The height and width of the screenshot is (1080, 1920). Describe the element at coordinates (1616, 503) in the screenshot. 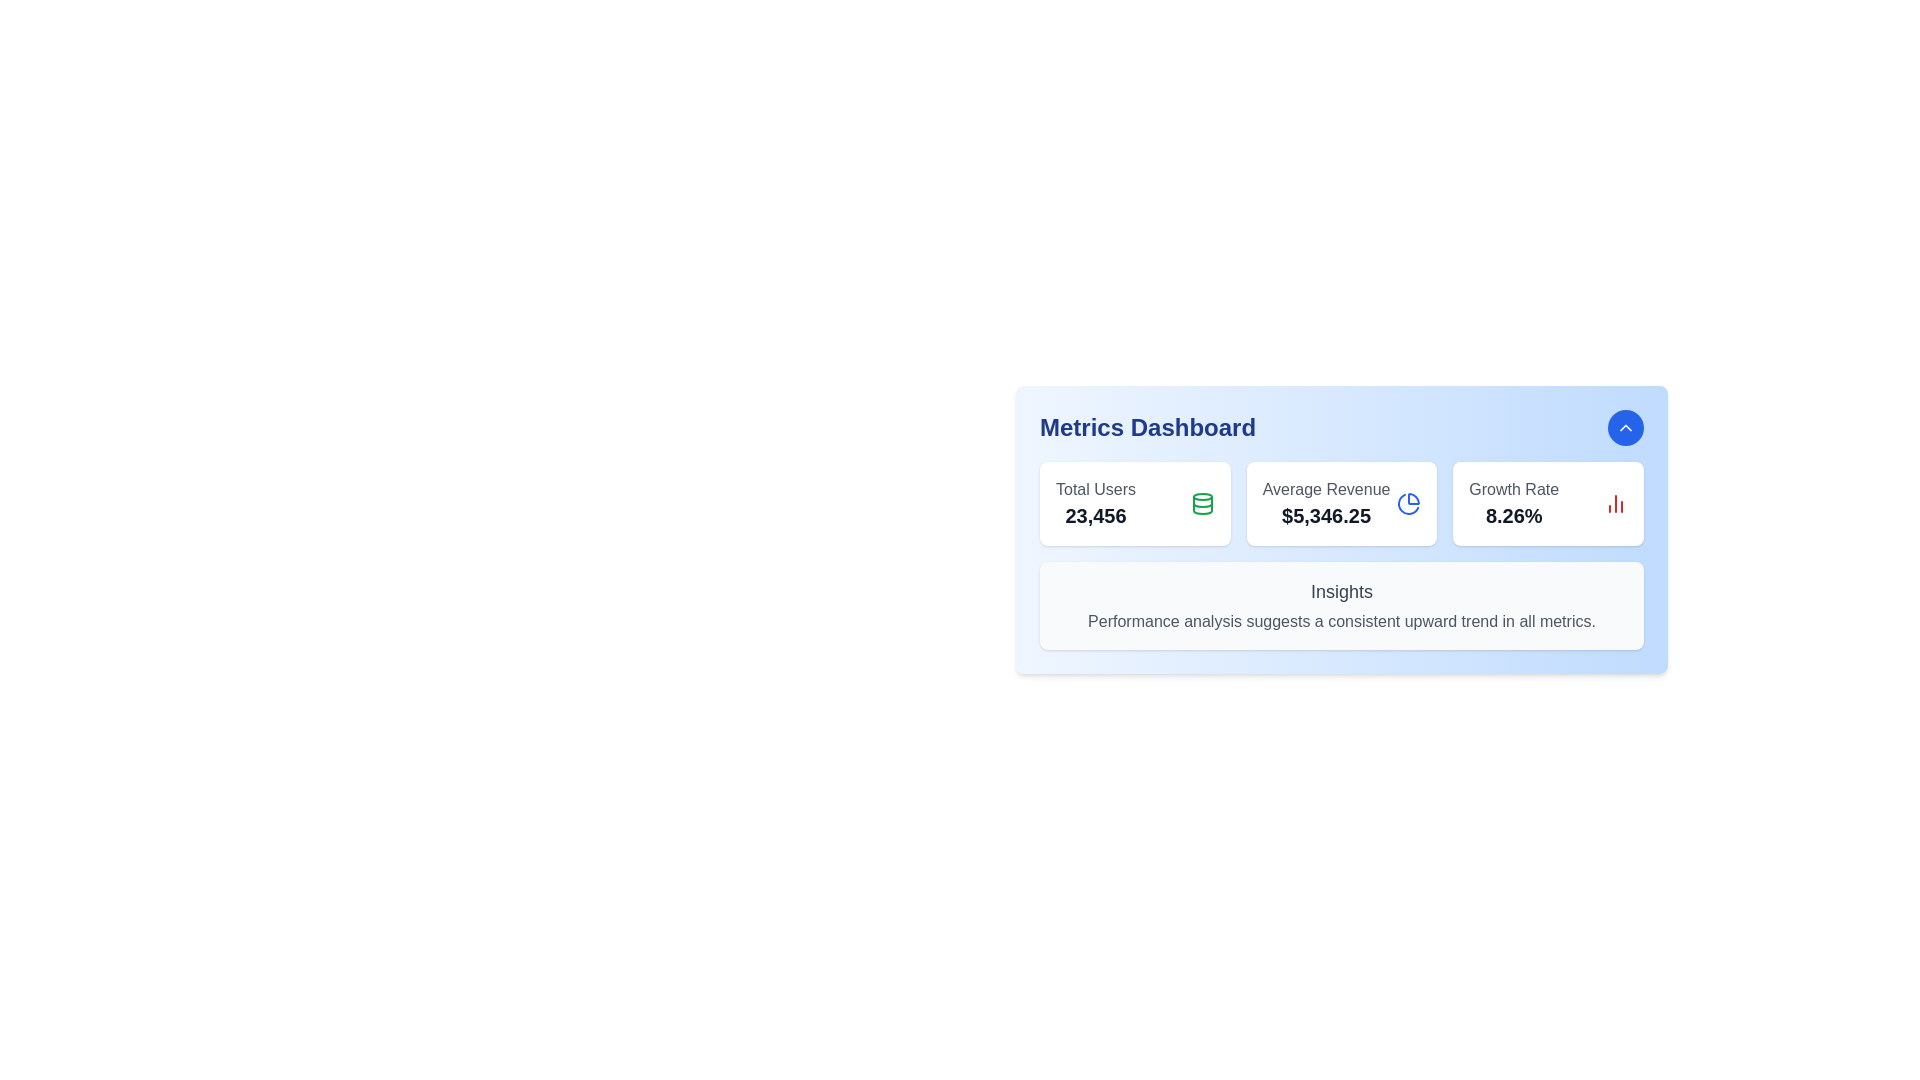

I see `the SVG Icon representing 'Growth Rate' located in the 'Metrics Dashboard', positioned to the right of the '8.26%' text` at that location.